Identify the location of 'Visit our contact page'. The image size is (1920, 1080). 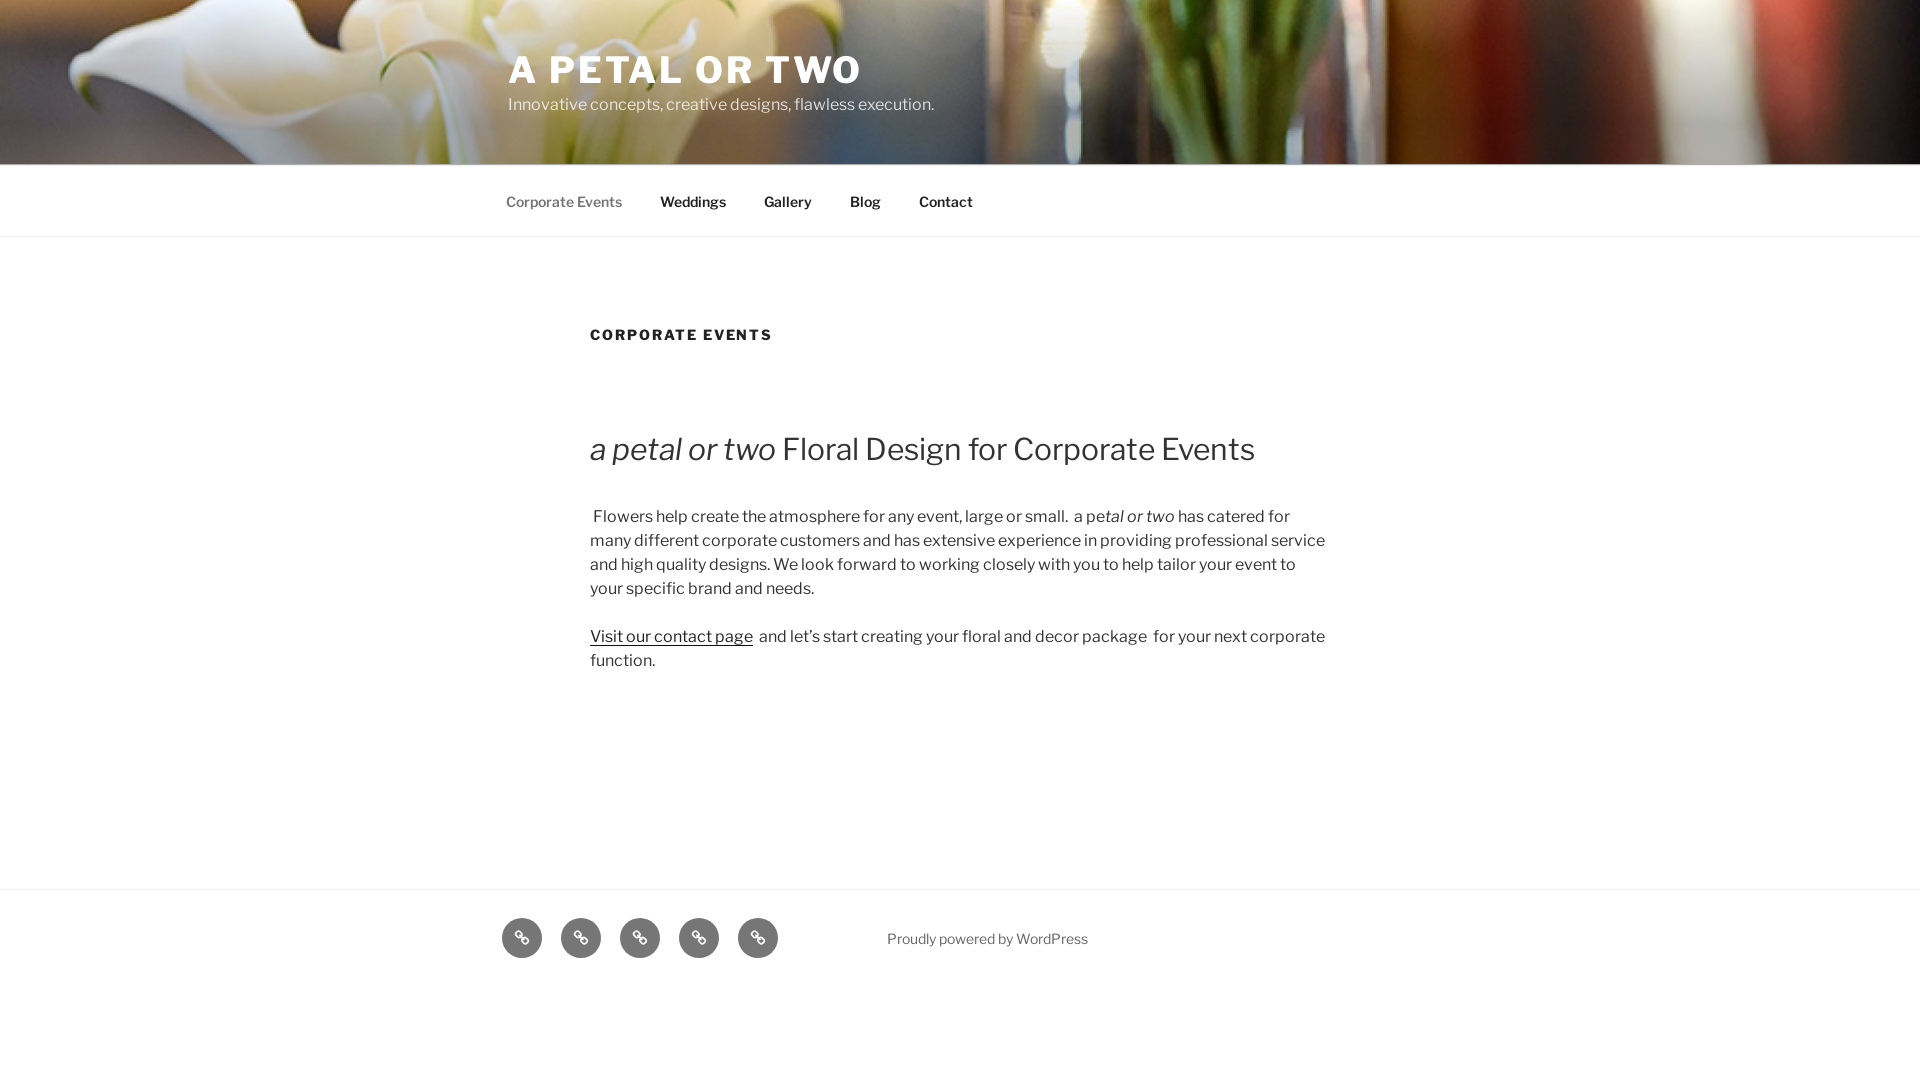
(671, 636).